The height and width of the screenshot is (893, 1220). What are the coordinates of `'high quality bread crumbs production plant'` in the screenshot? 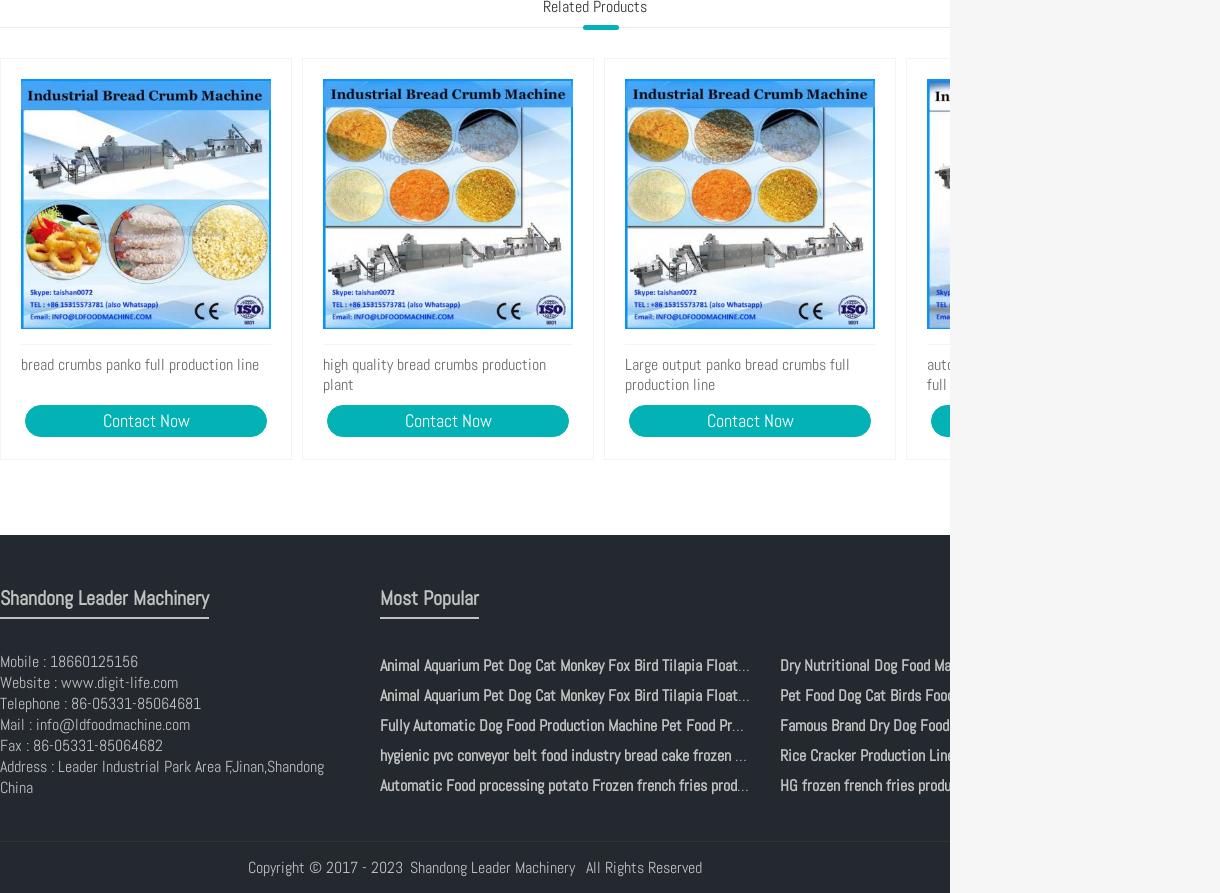 It's located at (434, 374).